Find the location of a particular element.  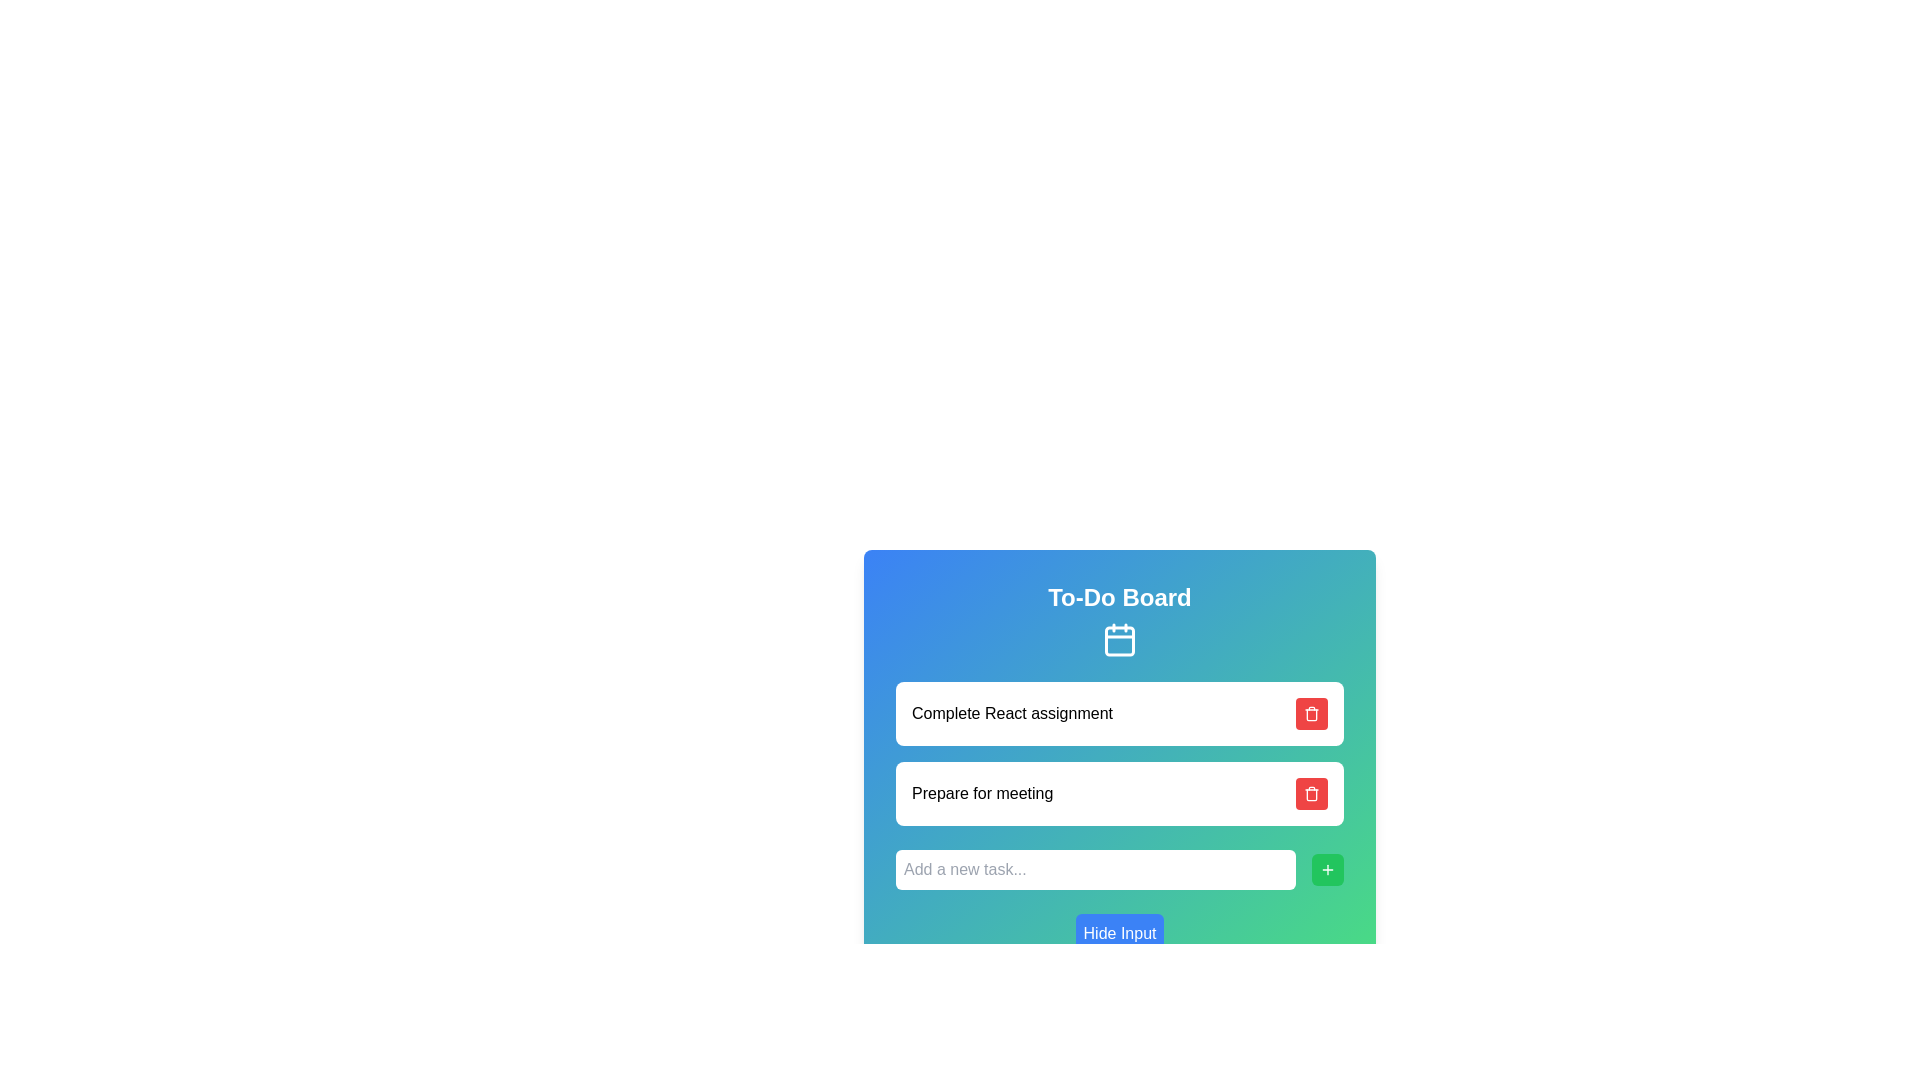

the delete icon button located to the right of the text 'Complete React assignment' is located at coordinates (1311, 712).